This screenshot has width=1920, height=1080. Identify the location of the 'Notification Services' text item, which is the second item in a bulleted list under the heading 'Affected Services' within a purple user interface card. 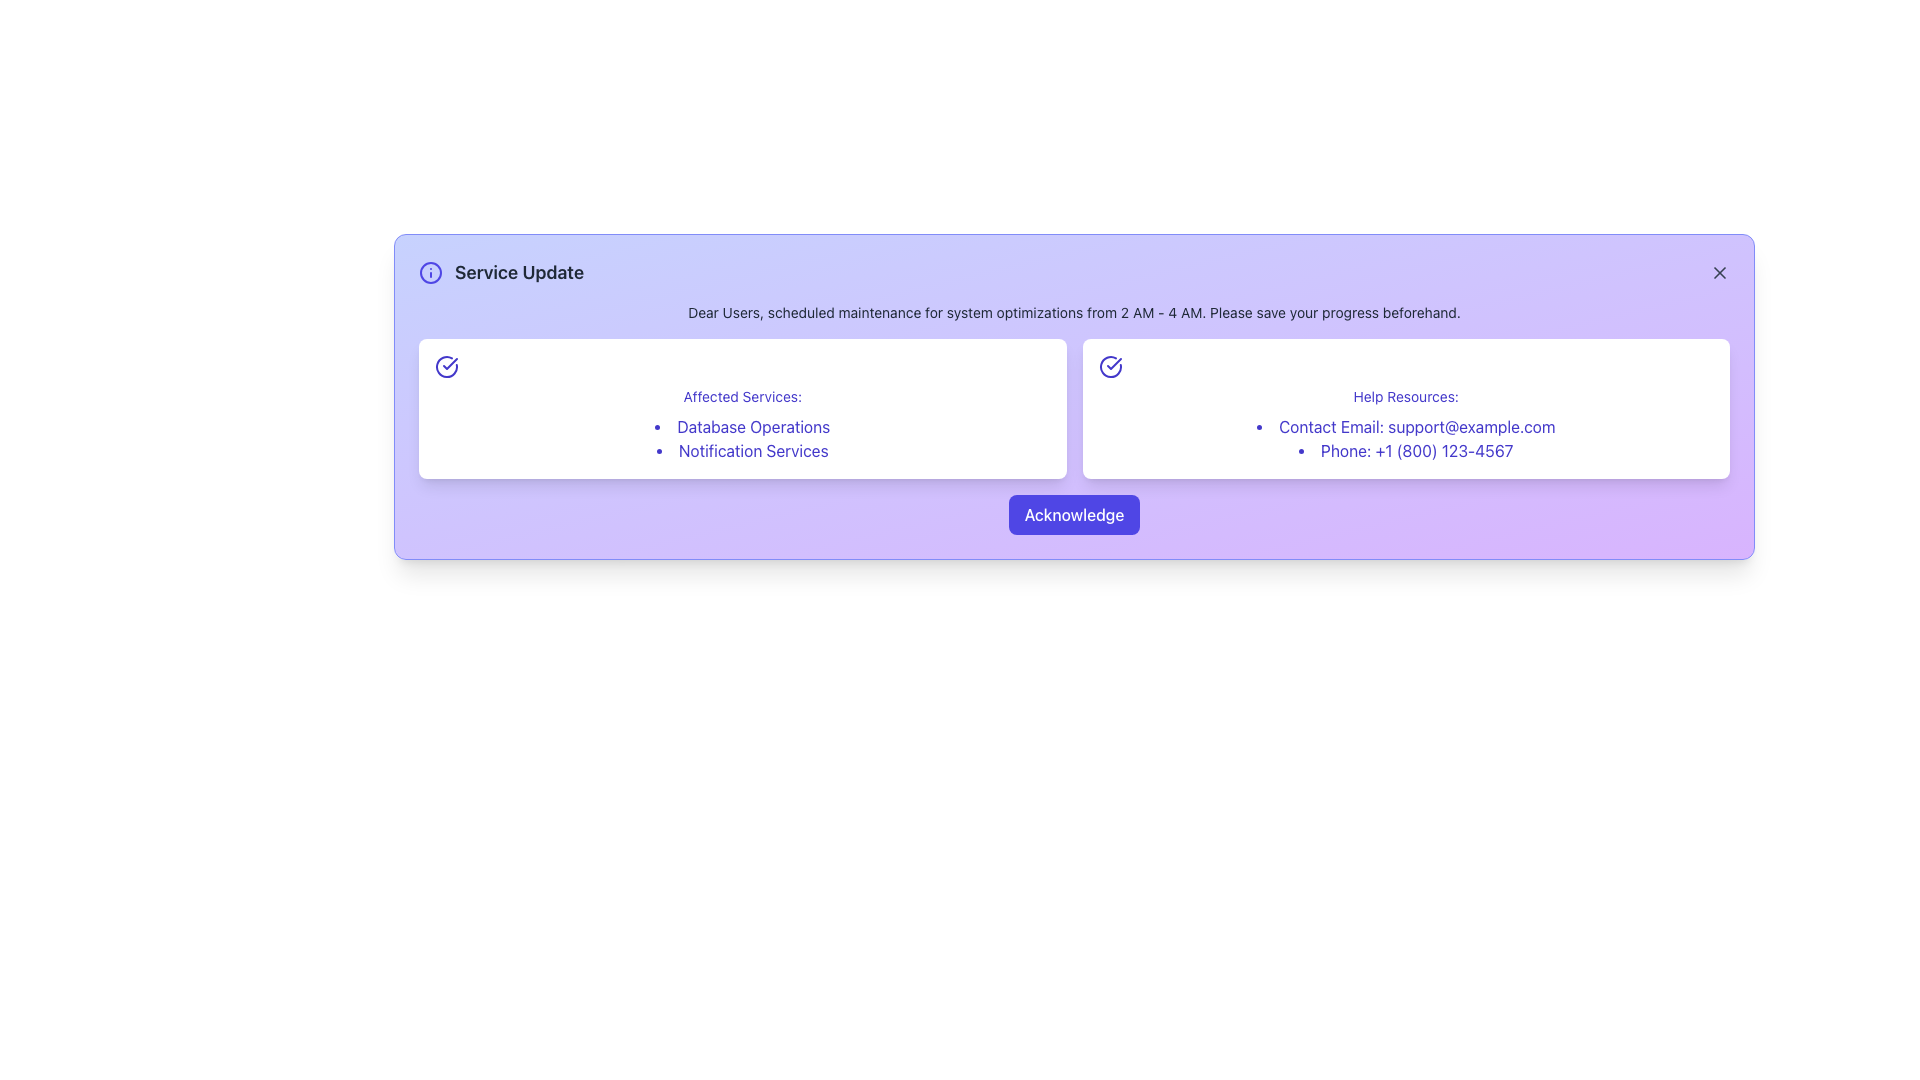
(741, 451).